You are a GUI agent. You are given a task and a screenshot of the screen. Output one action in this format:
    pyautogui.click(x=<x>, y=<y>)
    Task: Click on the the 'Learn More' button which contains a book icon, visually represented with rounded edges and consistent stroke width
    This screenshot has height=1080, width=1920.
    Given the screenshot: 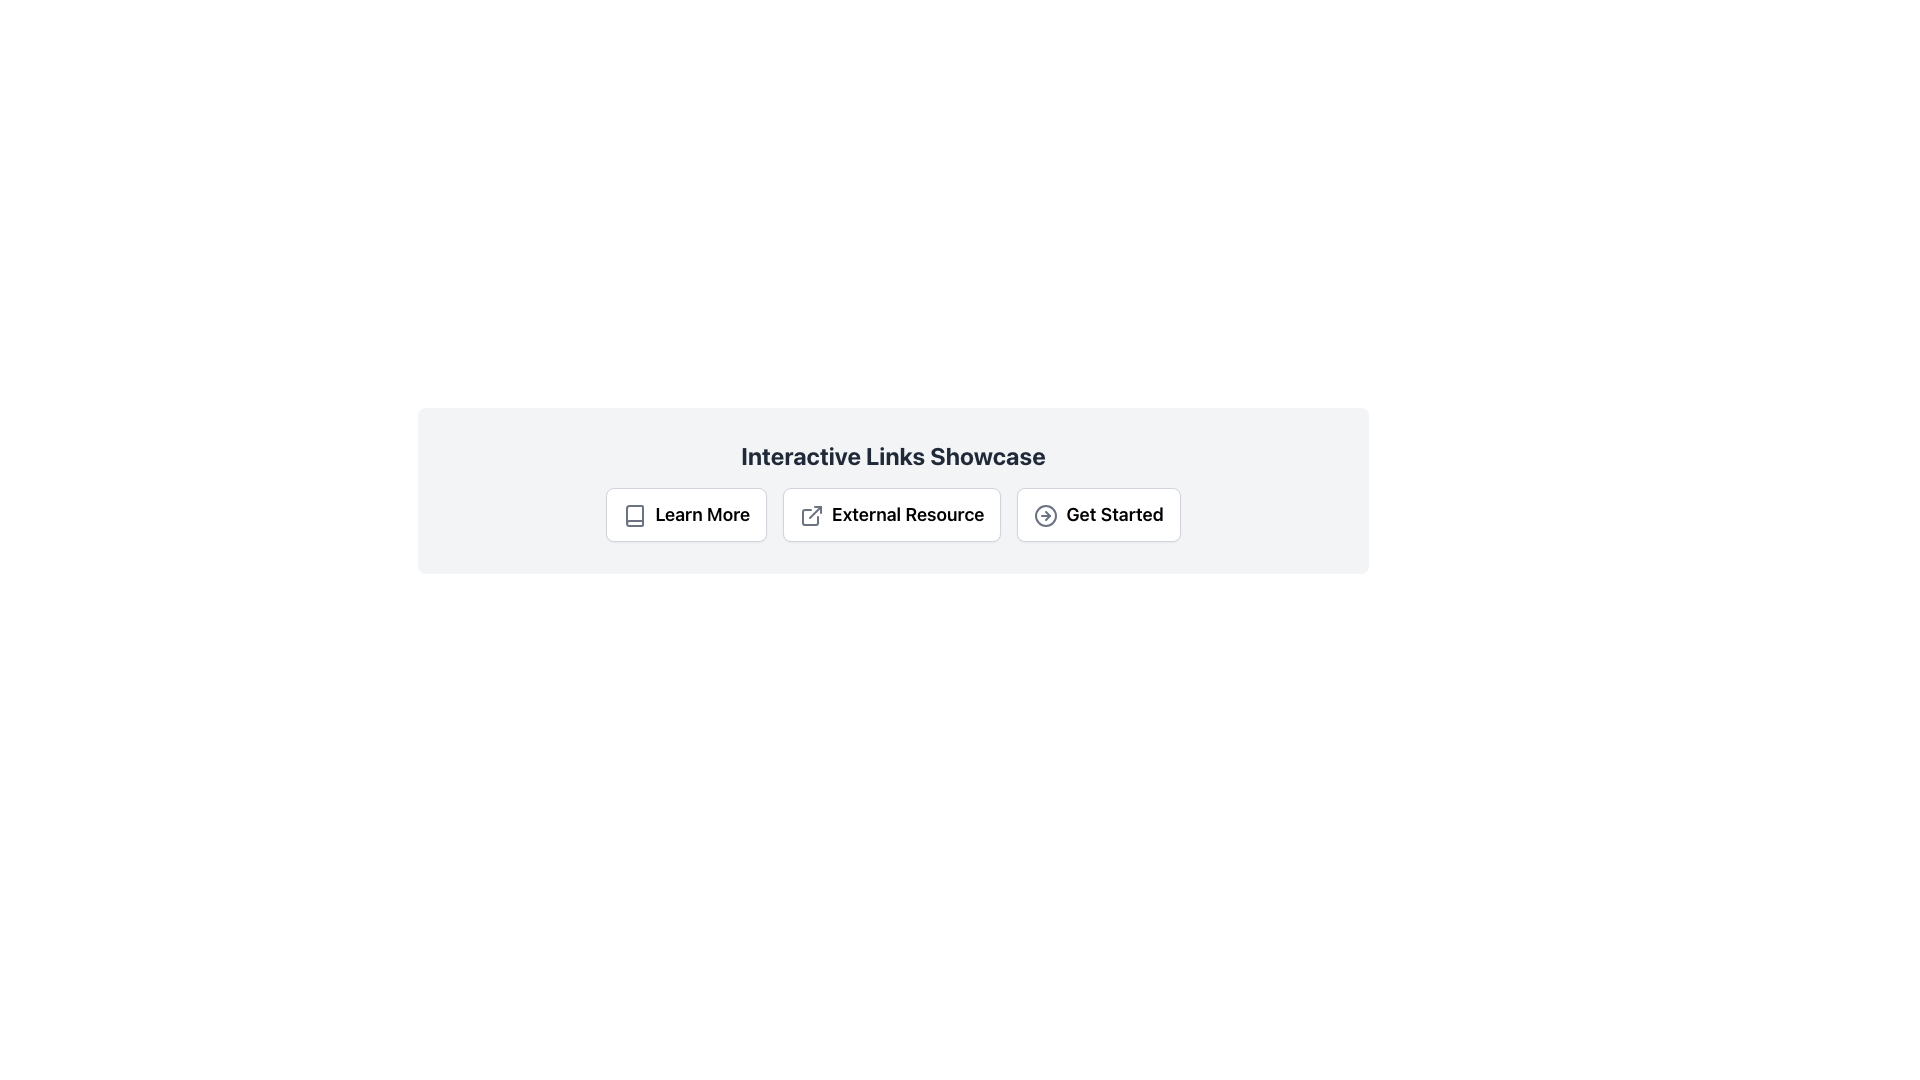 What is the action you would take?
    pyautogui.click(x=634, y=515)
    